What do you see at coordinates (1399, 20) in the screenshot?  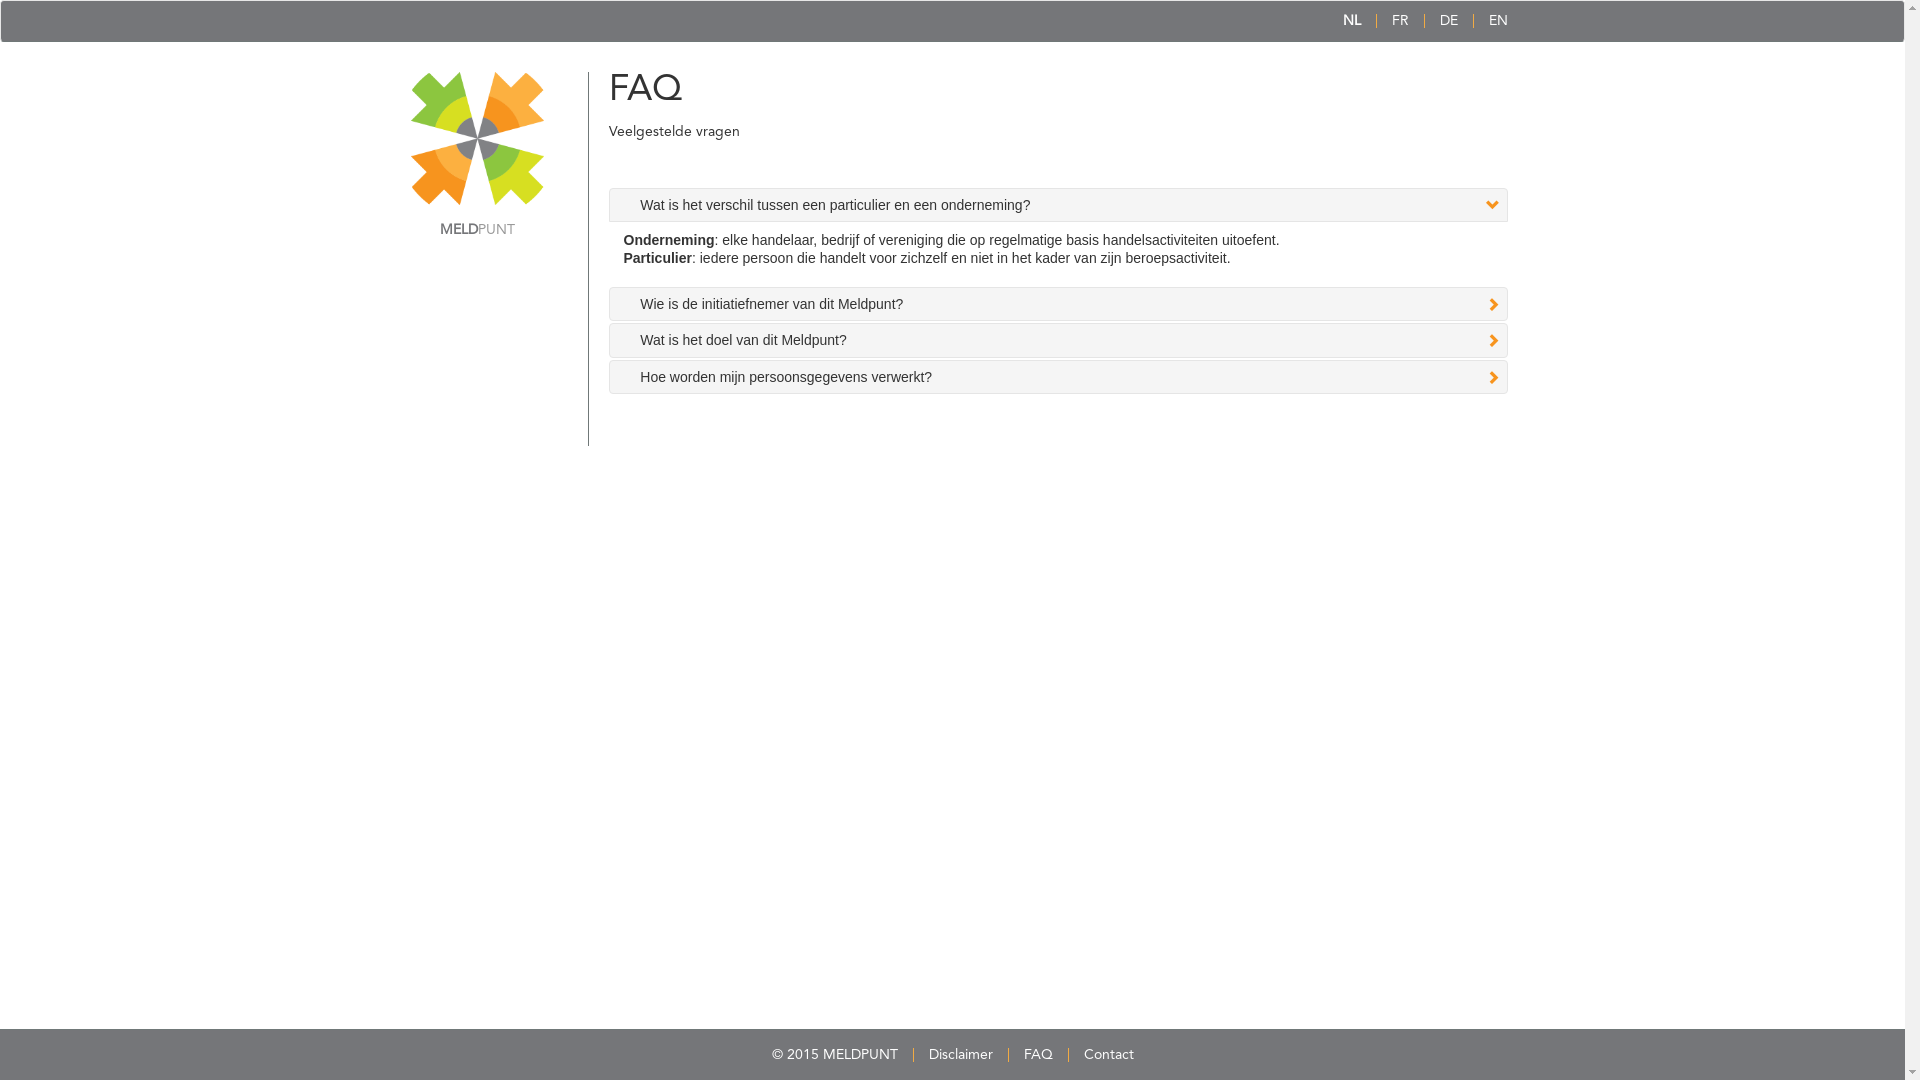 I see `'FR'` at bounding box center [1399, 20].